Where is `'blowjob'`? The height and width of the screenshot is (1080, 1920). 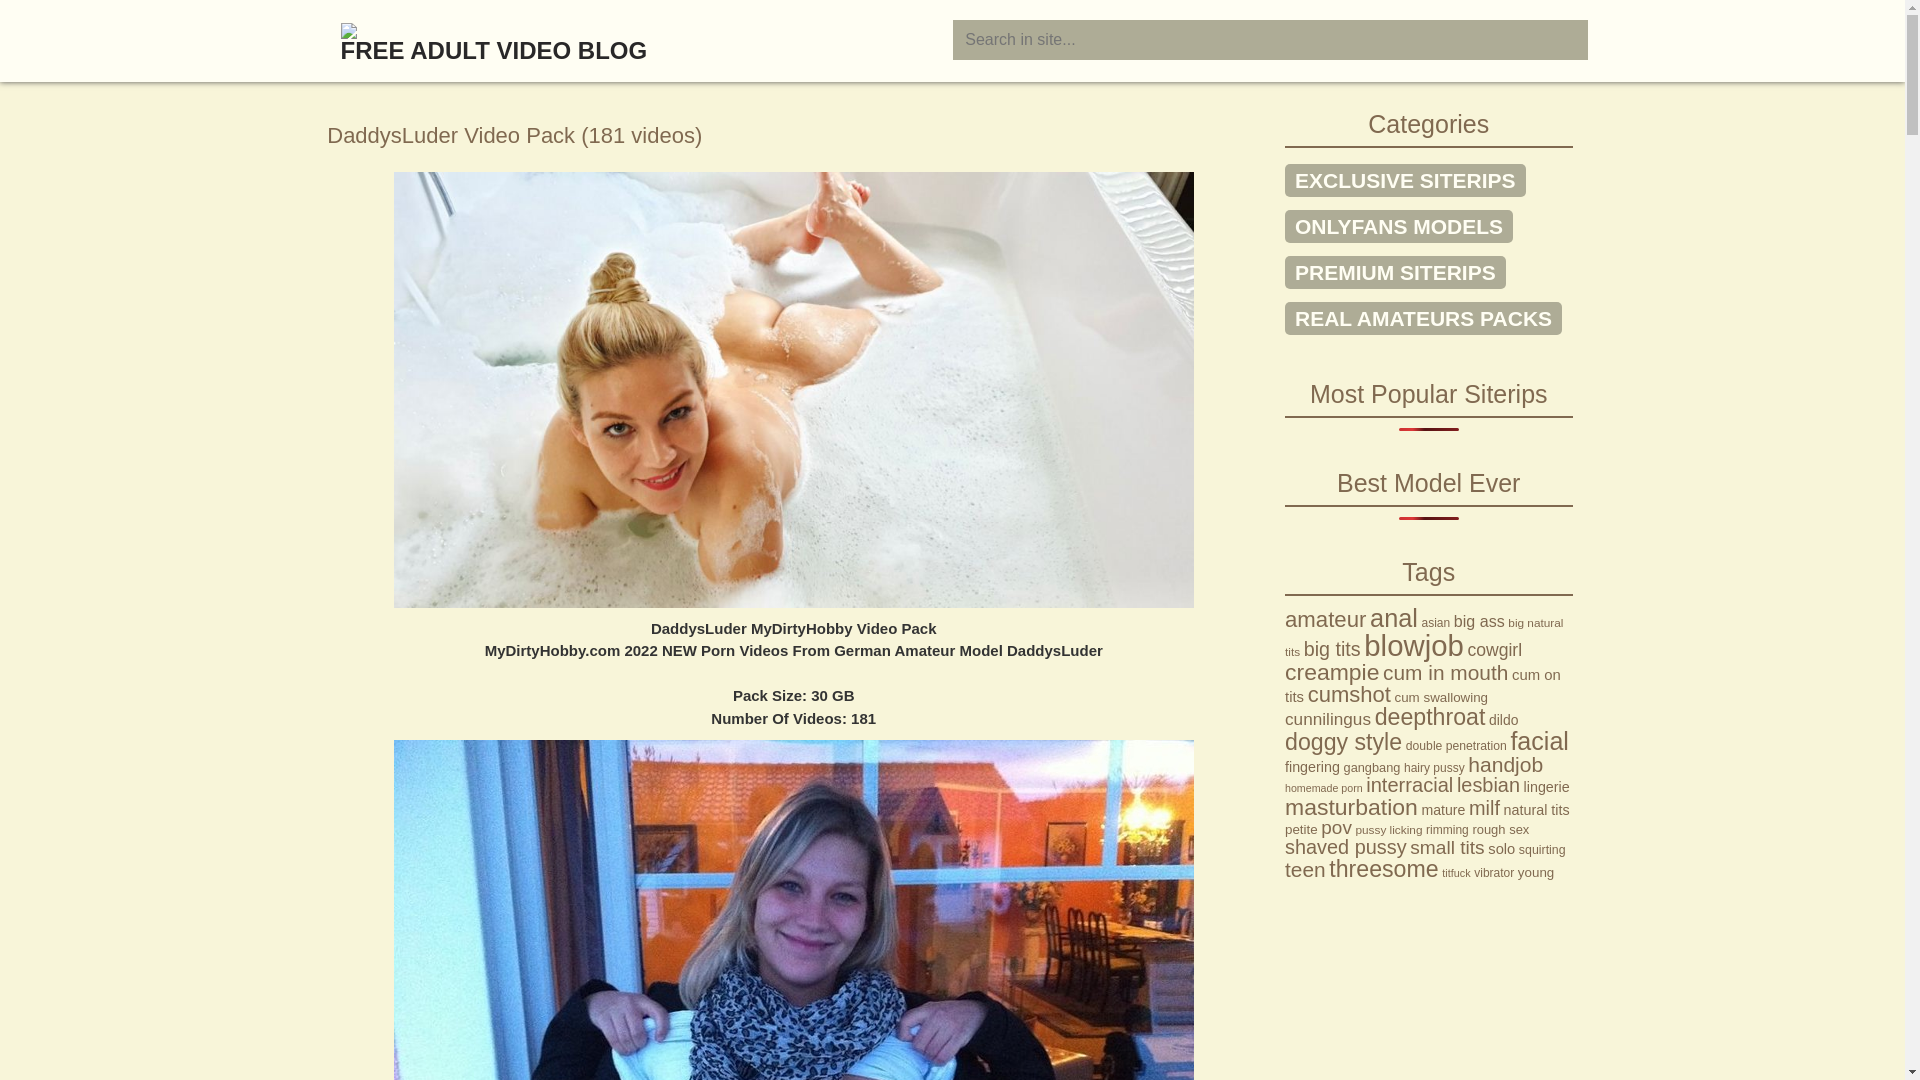
'blowjob' is located at coordinates (1362, 645).